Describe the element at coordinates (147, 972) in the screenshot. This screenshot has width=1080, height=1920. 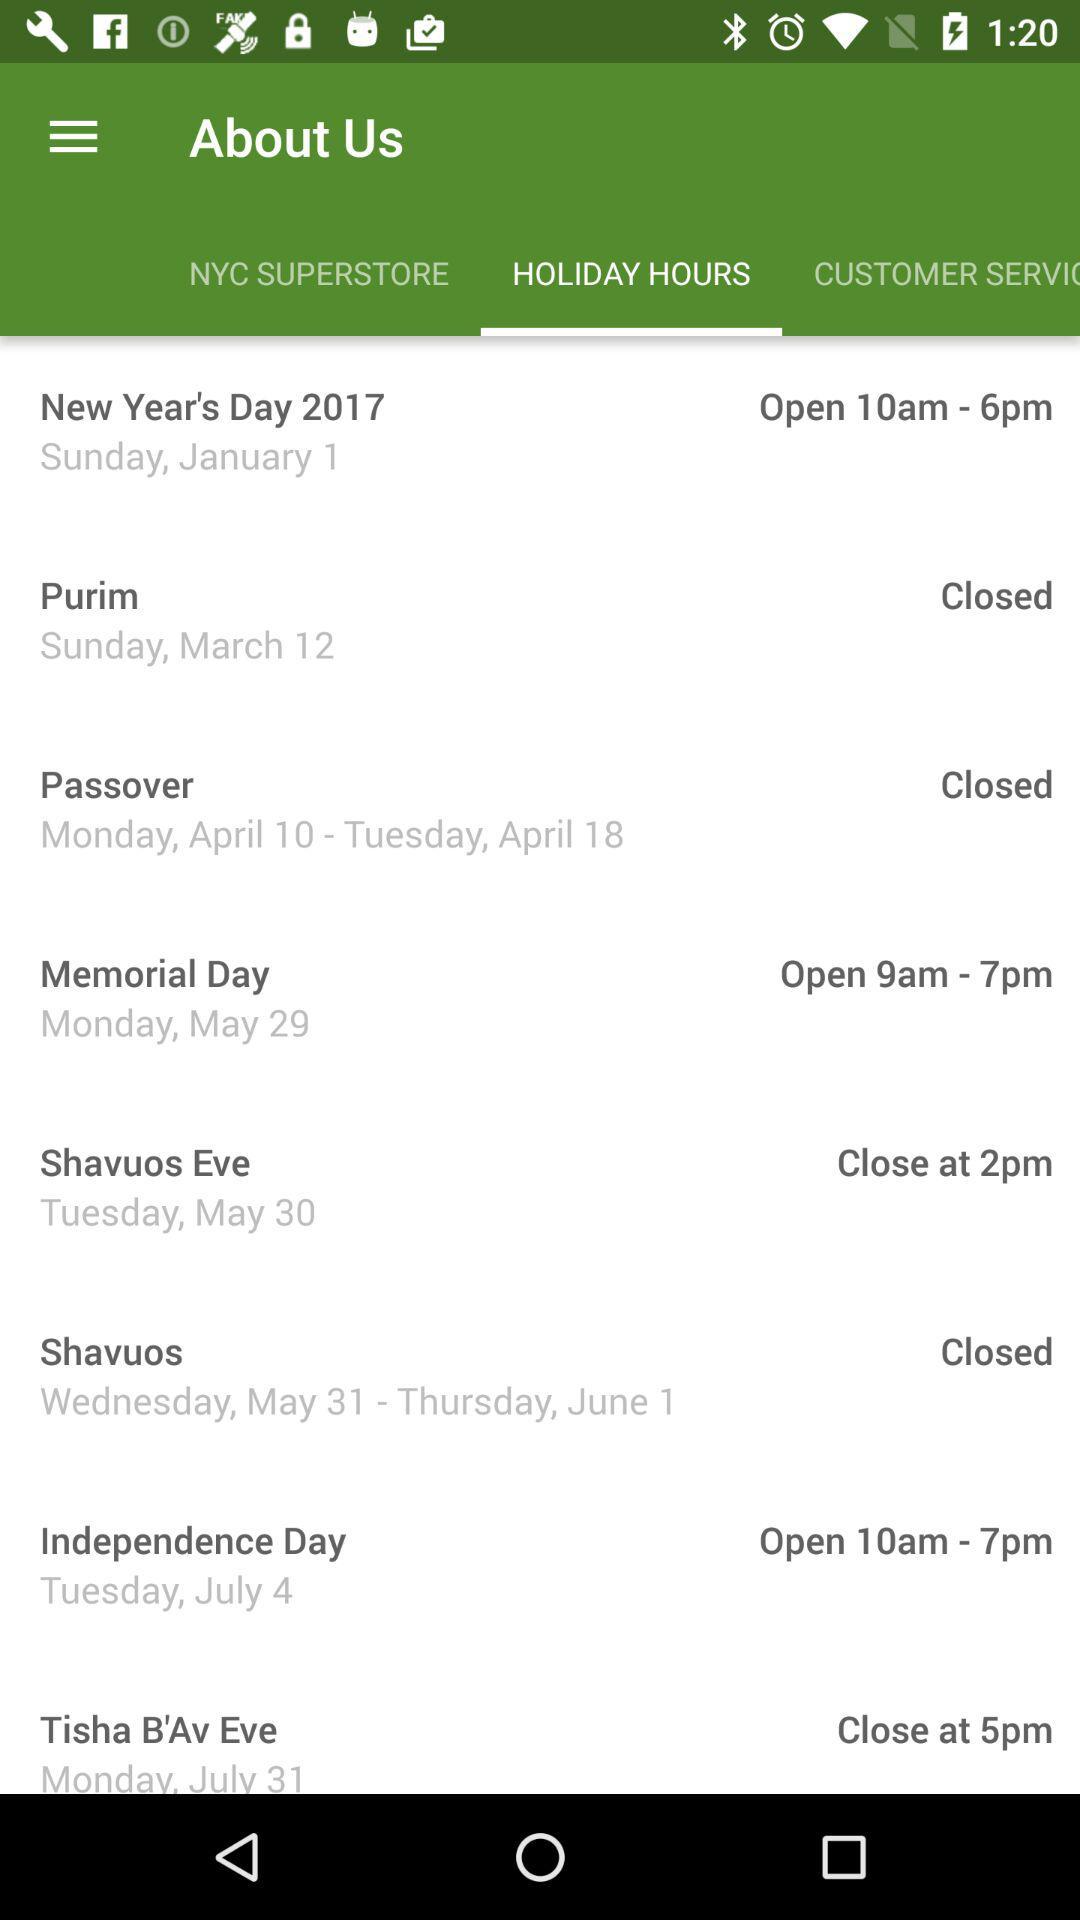
I see `memorial day icon` at that location.